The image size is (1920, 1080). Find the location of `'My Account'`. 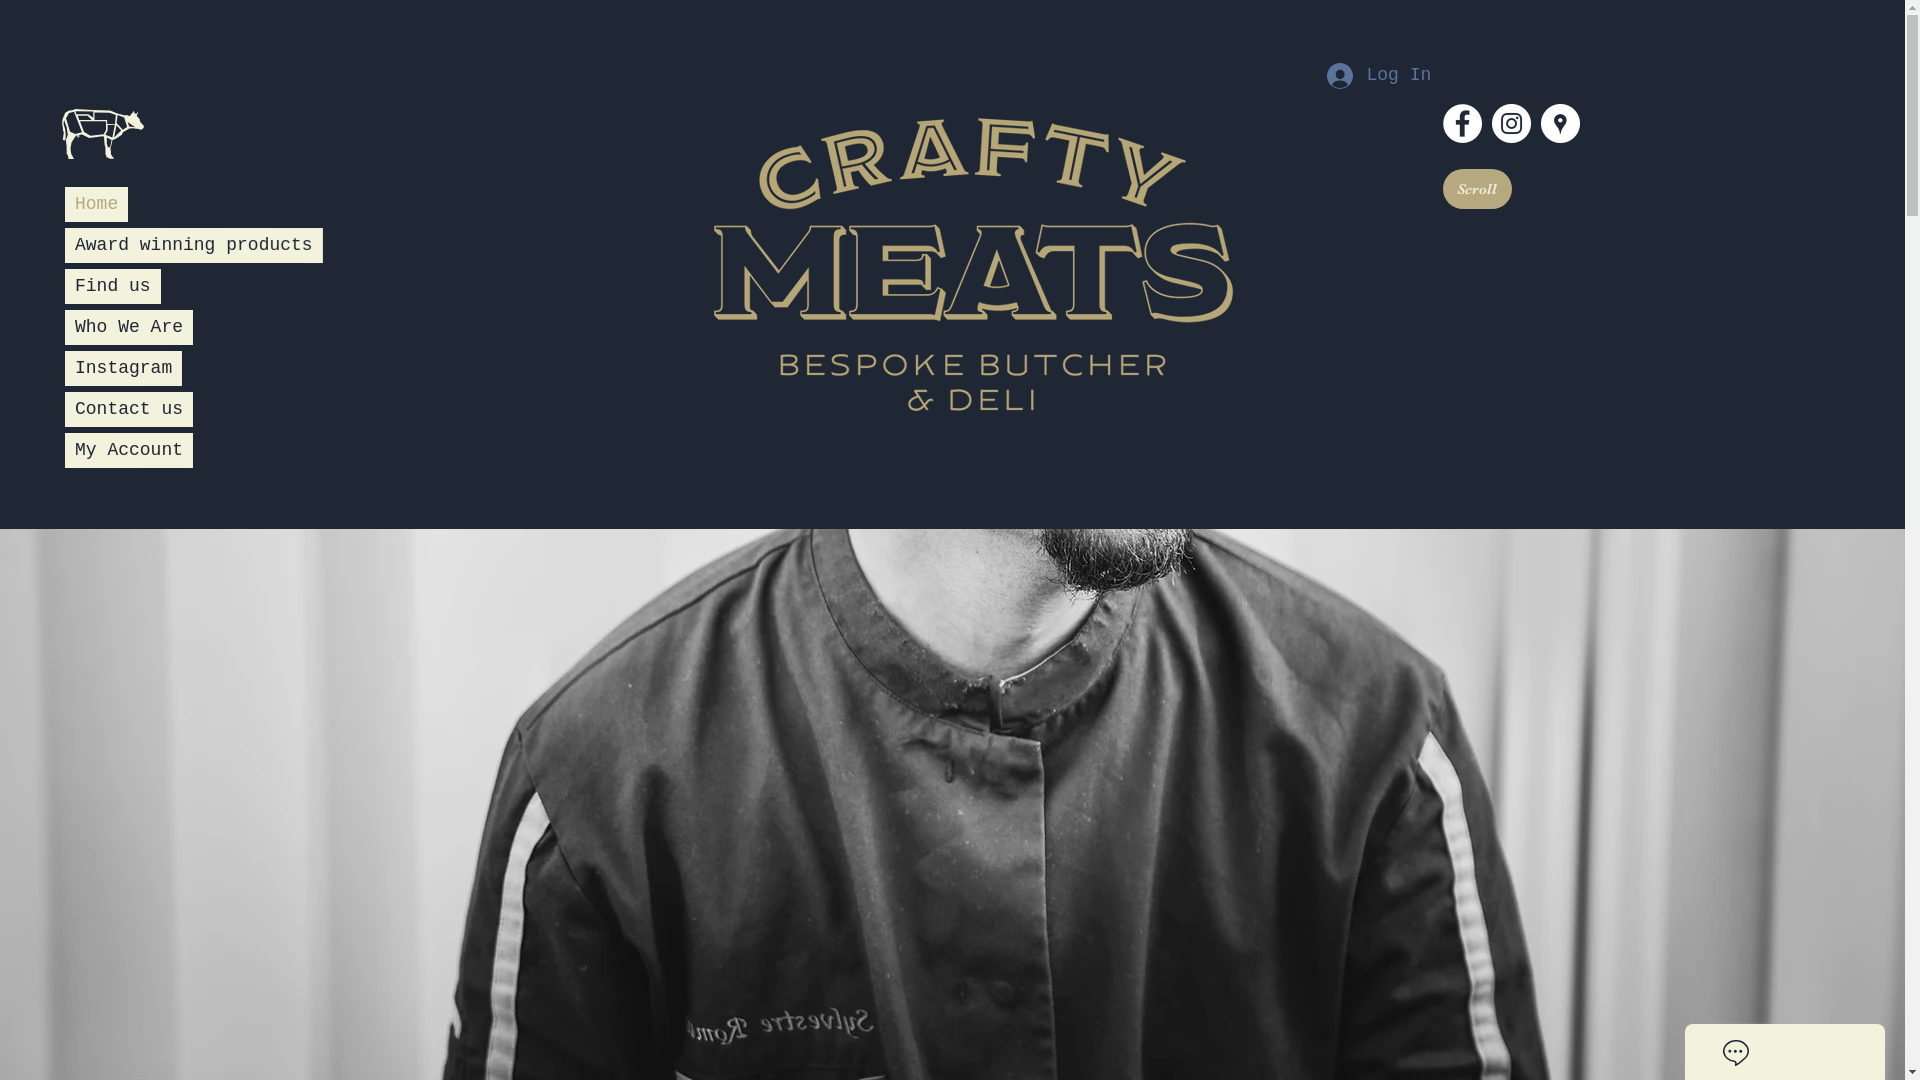

'My Account' is located at coordinates (128, 437).